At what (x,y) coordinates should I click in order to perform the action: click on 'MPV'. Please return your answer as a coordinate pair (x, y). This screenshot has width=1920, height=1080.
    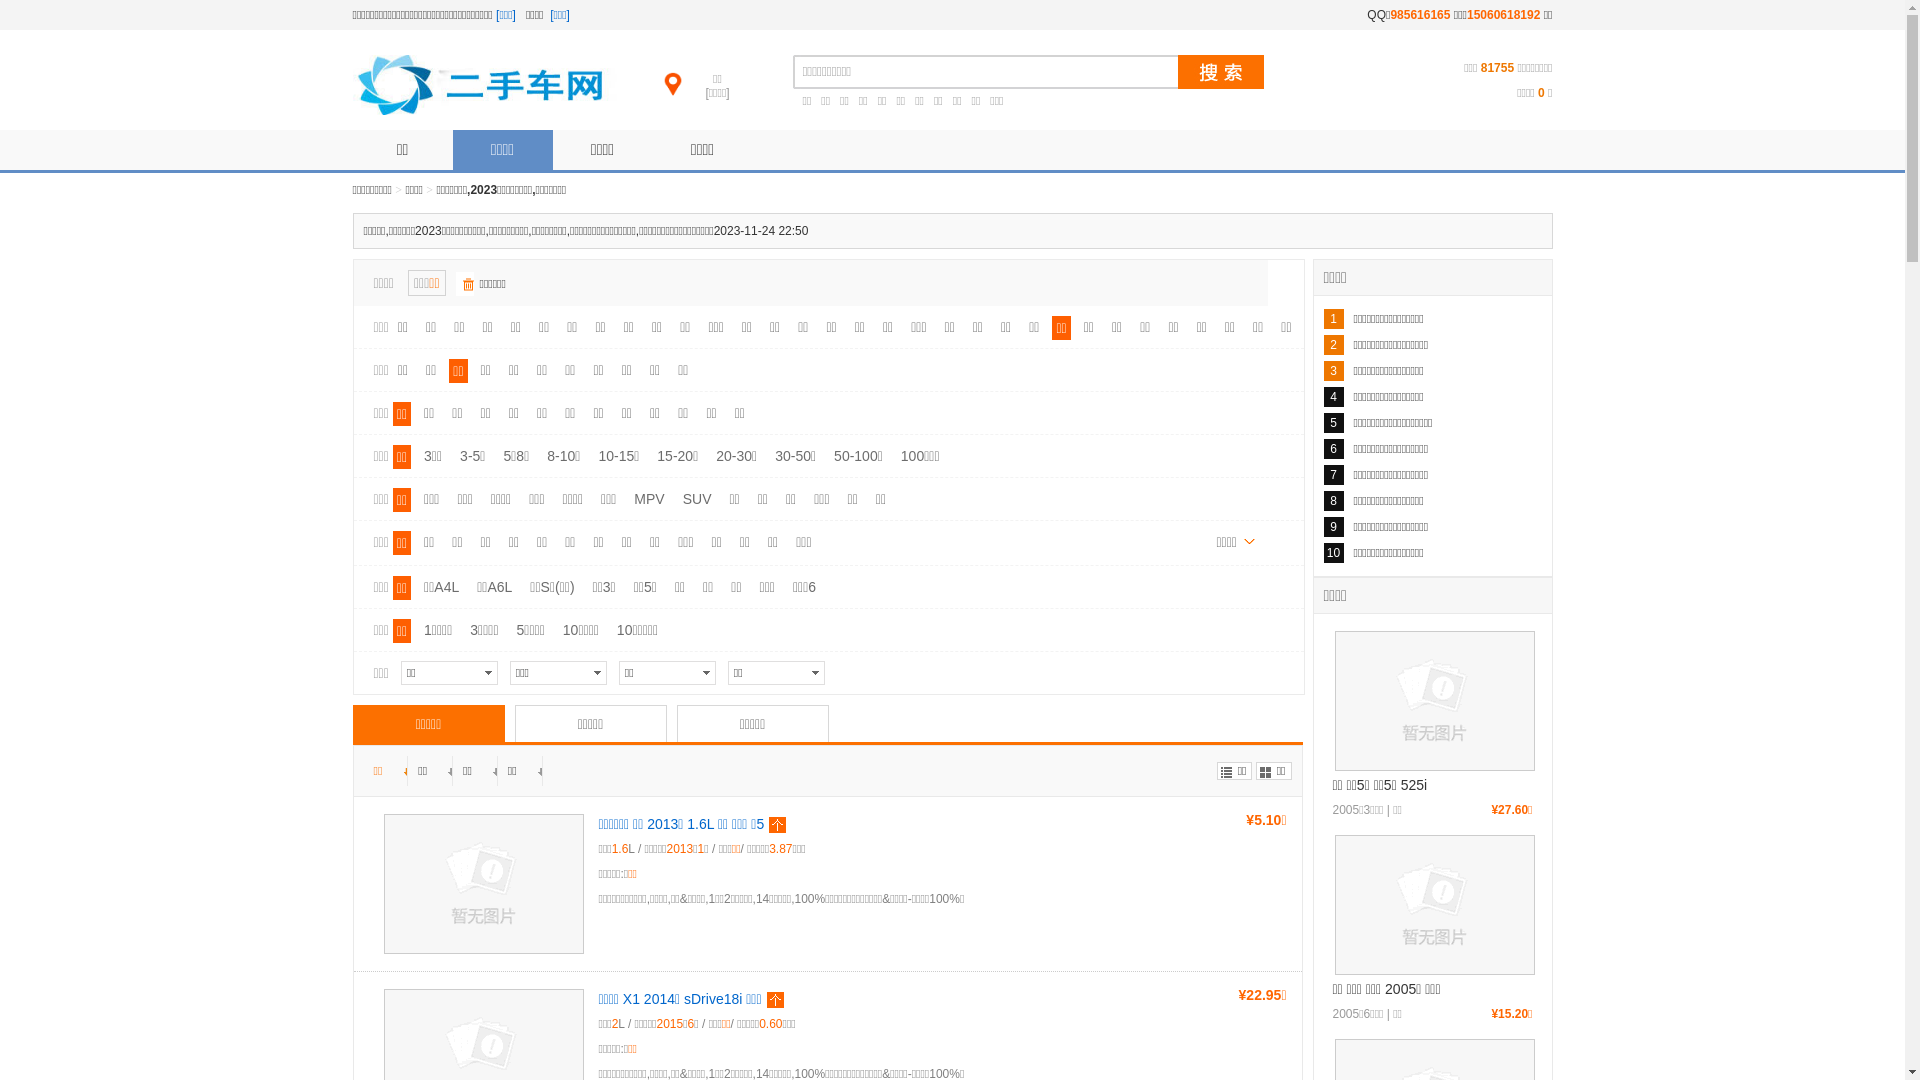
    Looking at the image, I should click on (627, 497).